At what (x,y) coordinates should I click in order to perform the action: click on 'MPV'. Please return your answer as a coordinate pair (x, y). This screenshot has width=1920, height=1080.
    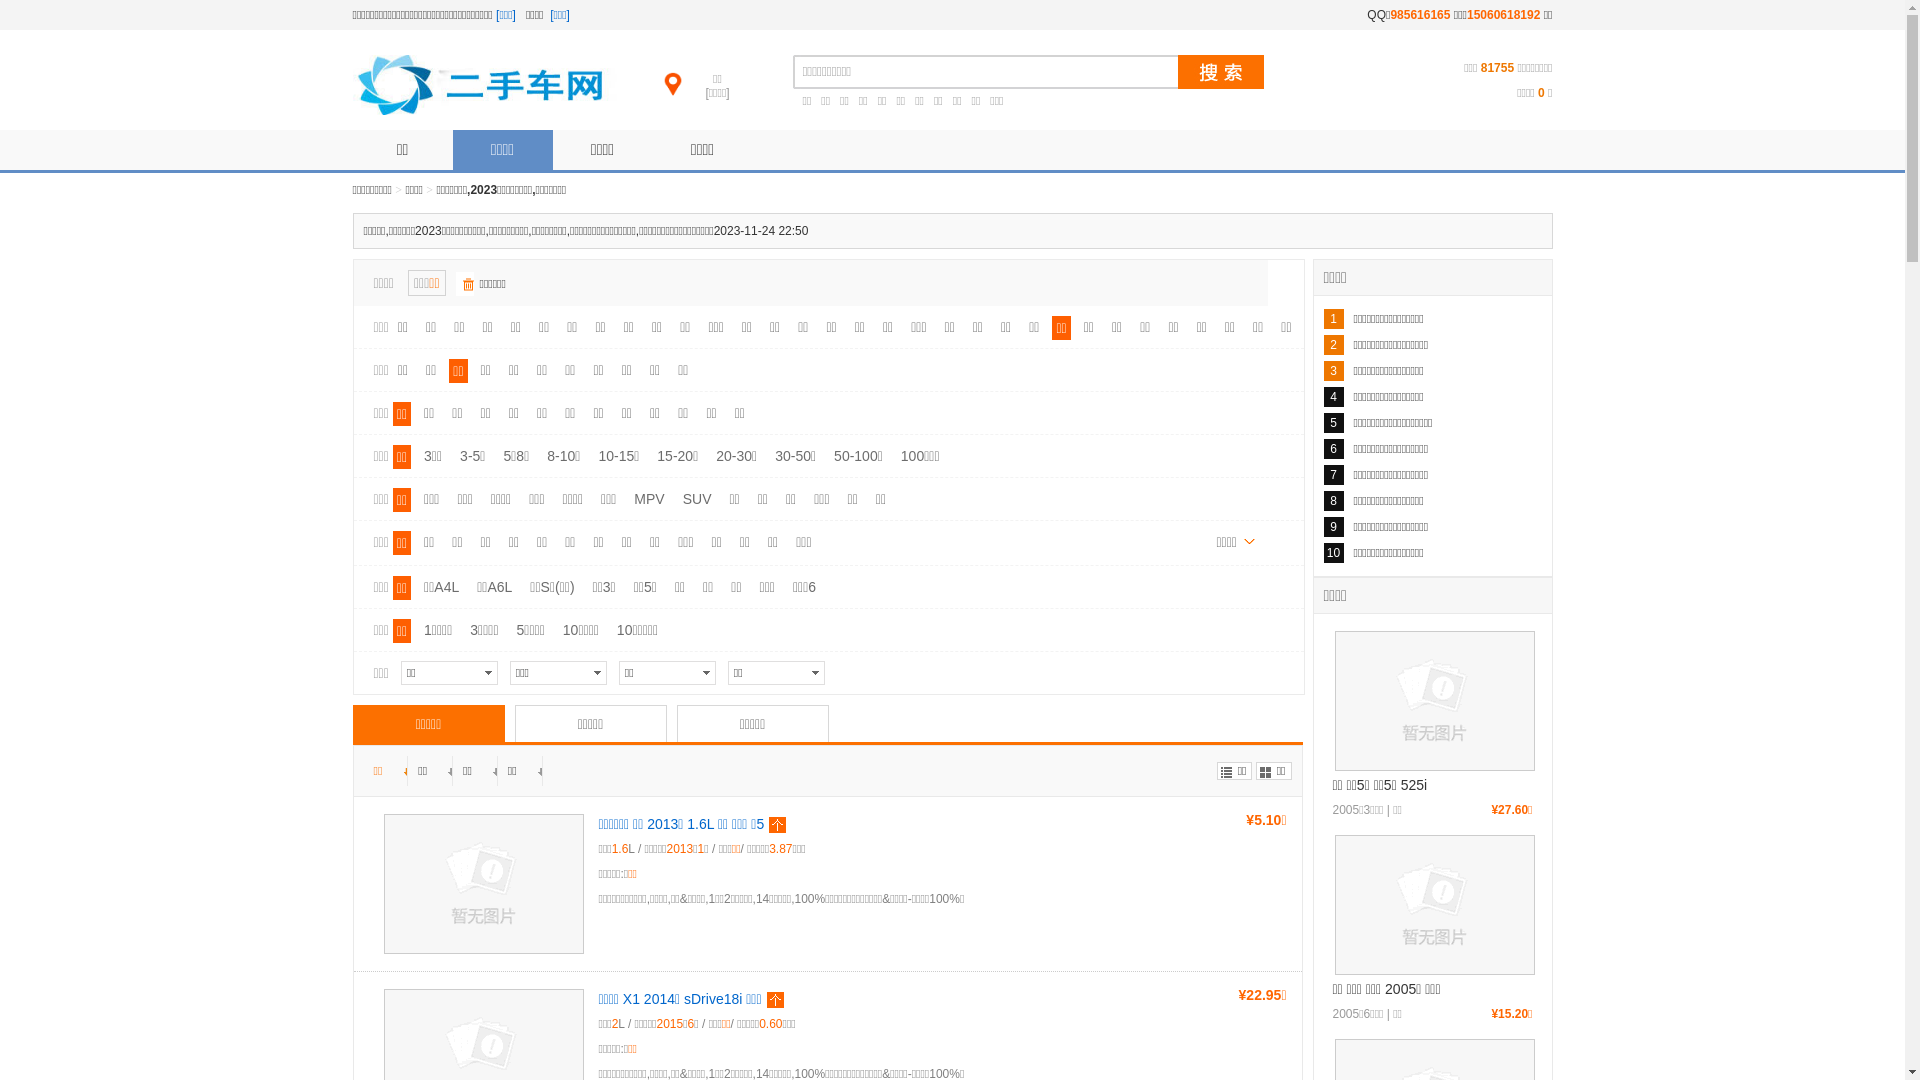
    Looking at the image, I should click on (627, 497).